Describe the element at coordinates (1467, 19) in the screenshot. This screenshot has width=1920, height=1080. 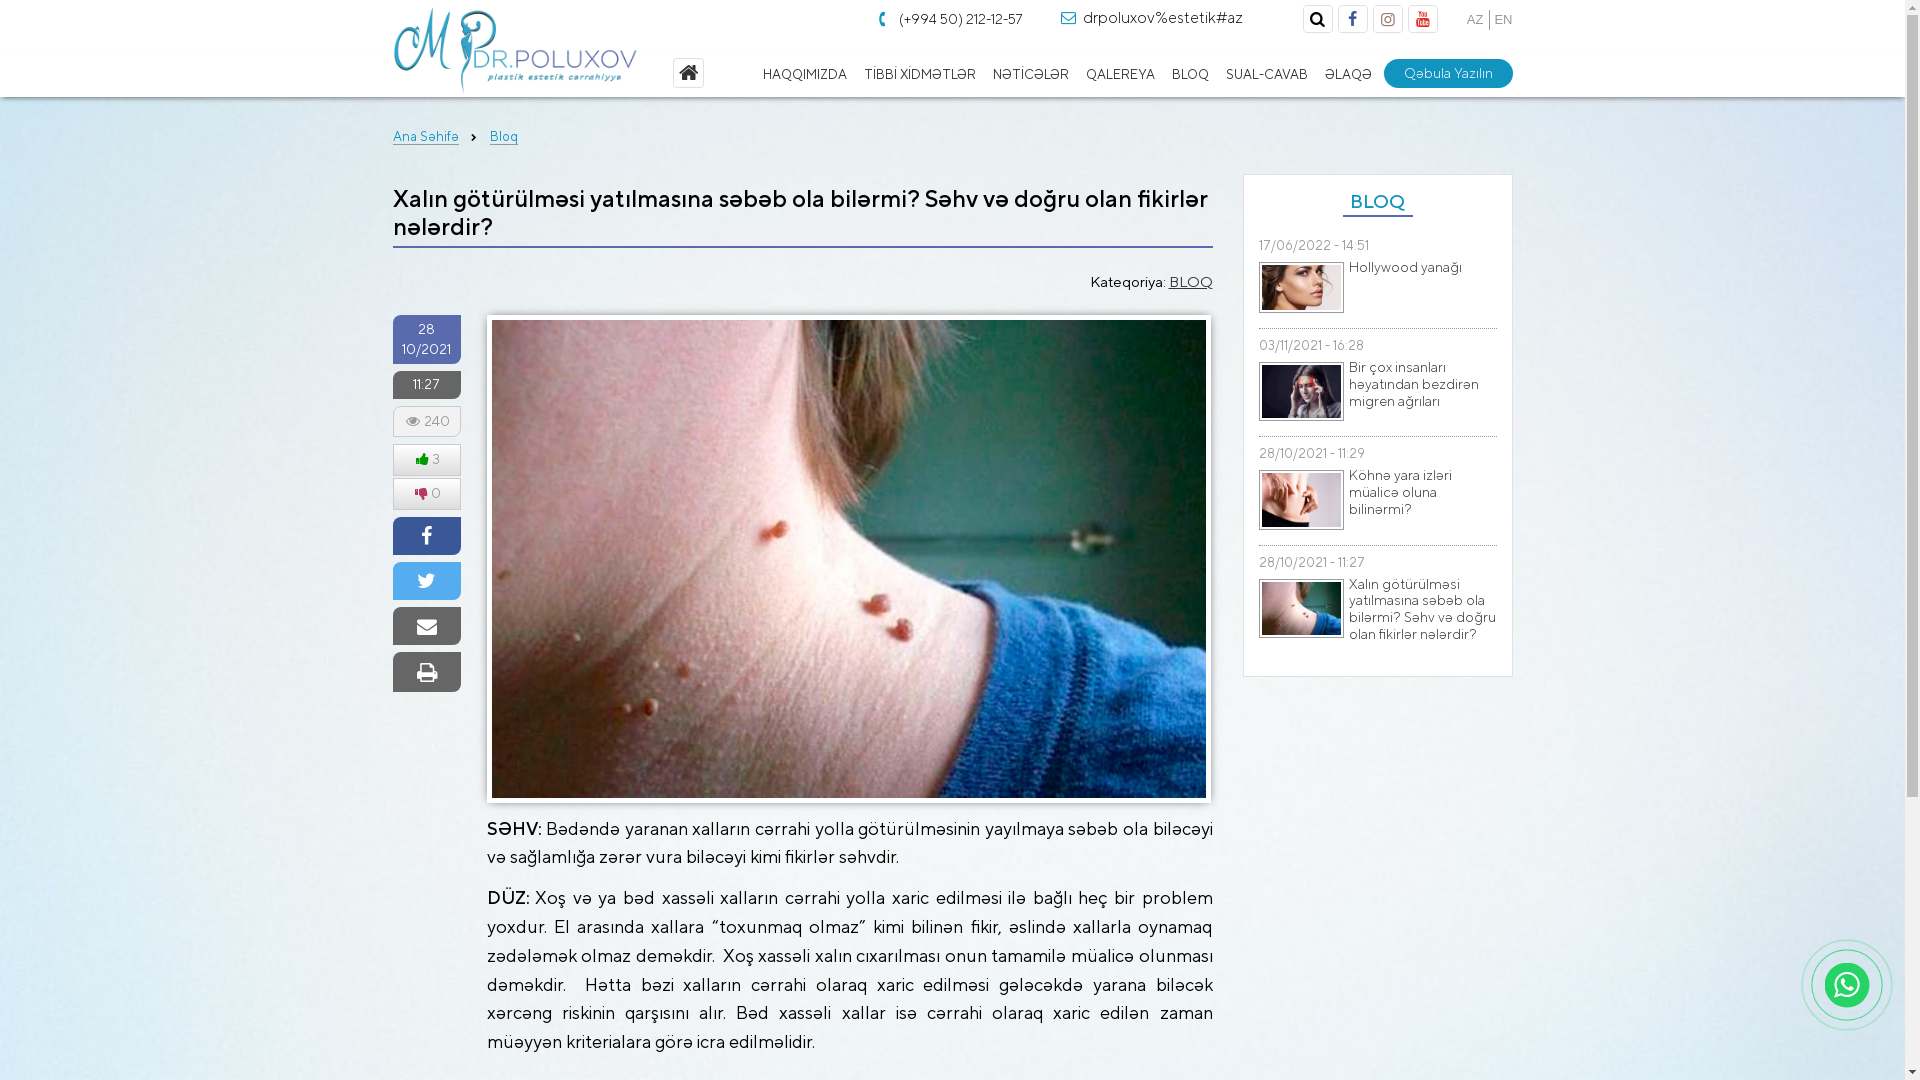
I see `'AZ'` at that location.